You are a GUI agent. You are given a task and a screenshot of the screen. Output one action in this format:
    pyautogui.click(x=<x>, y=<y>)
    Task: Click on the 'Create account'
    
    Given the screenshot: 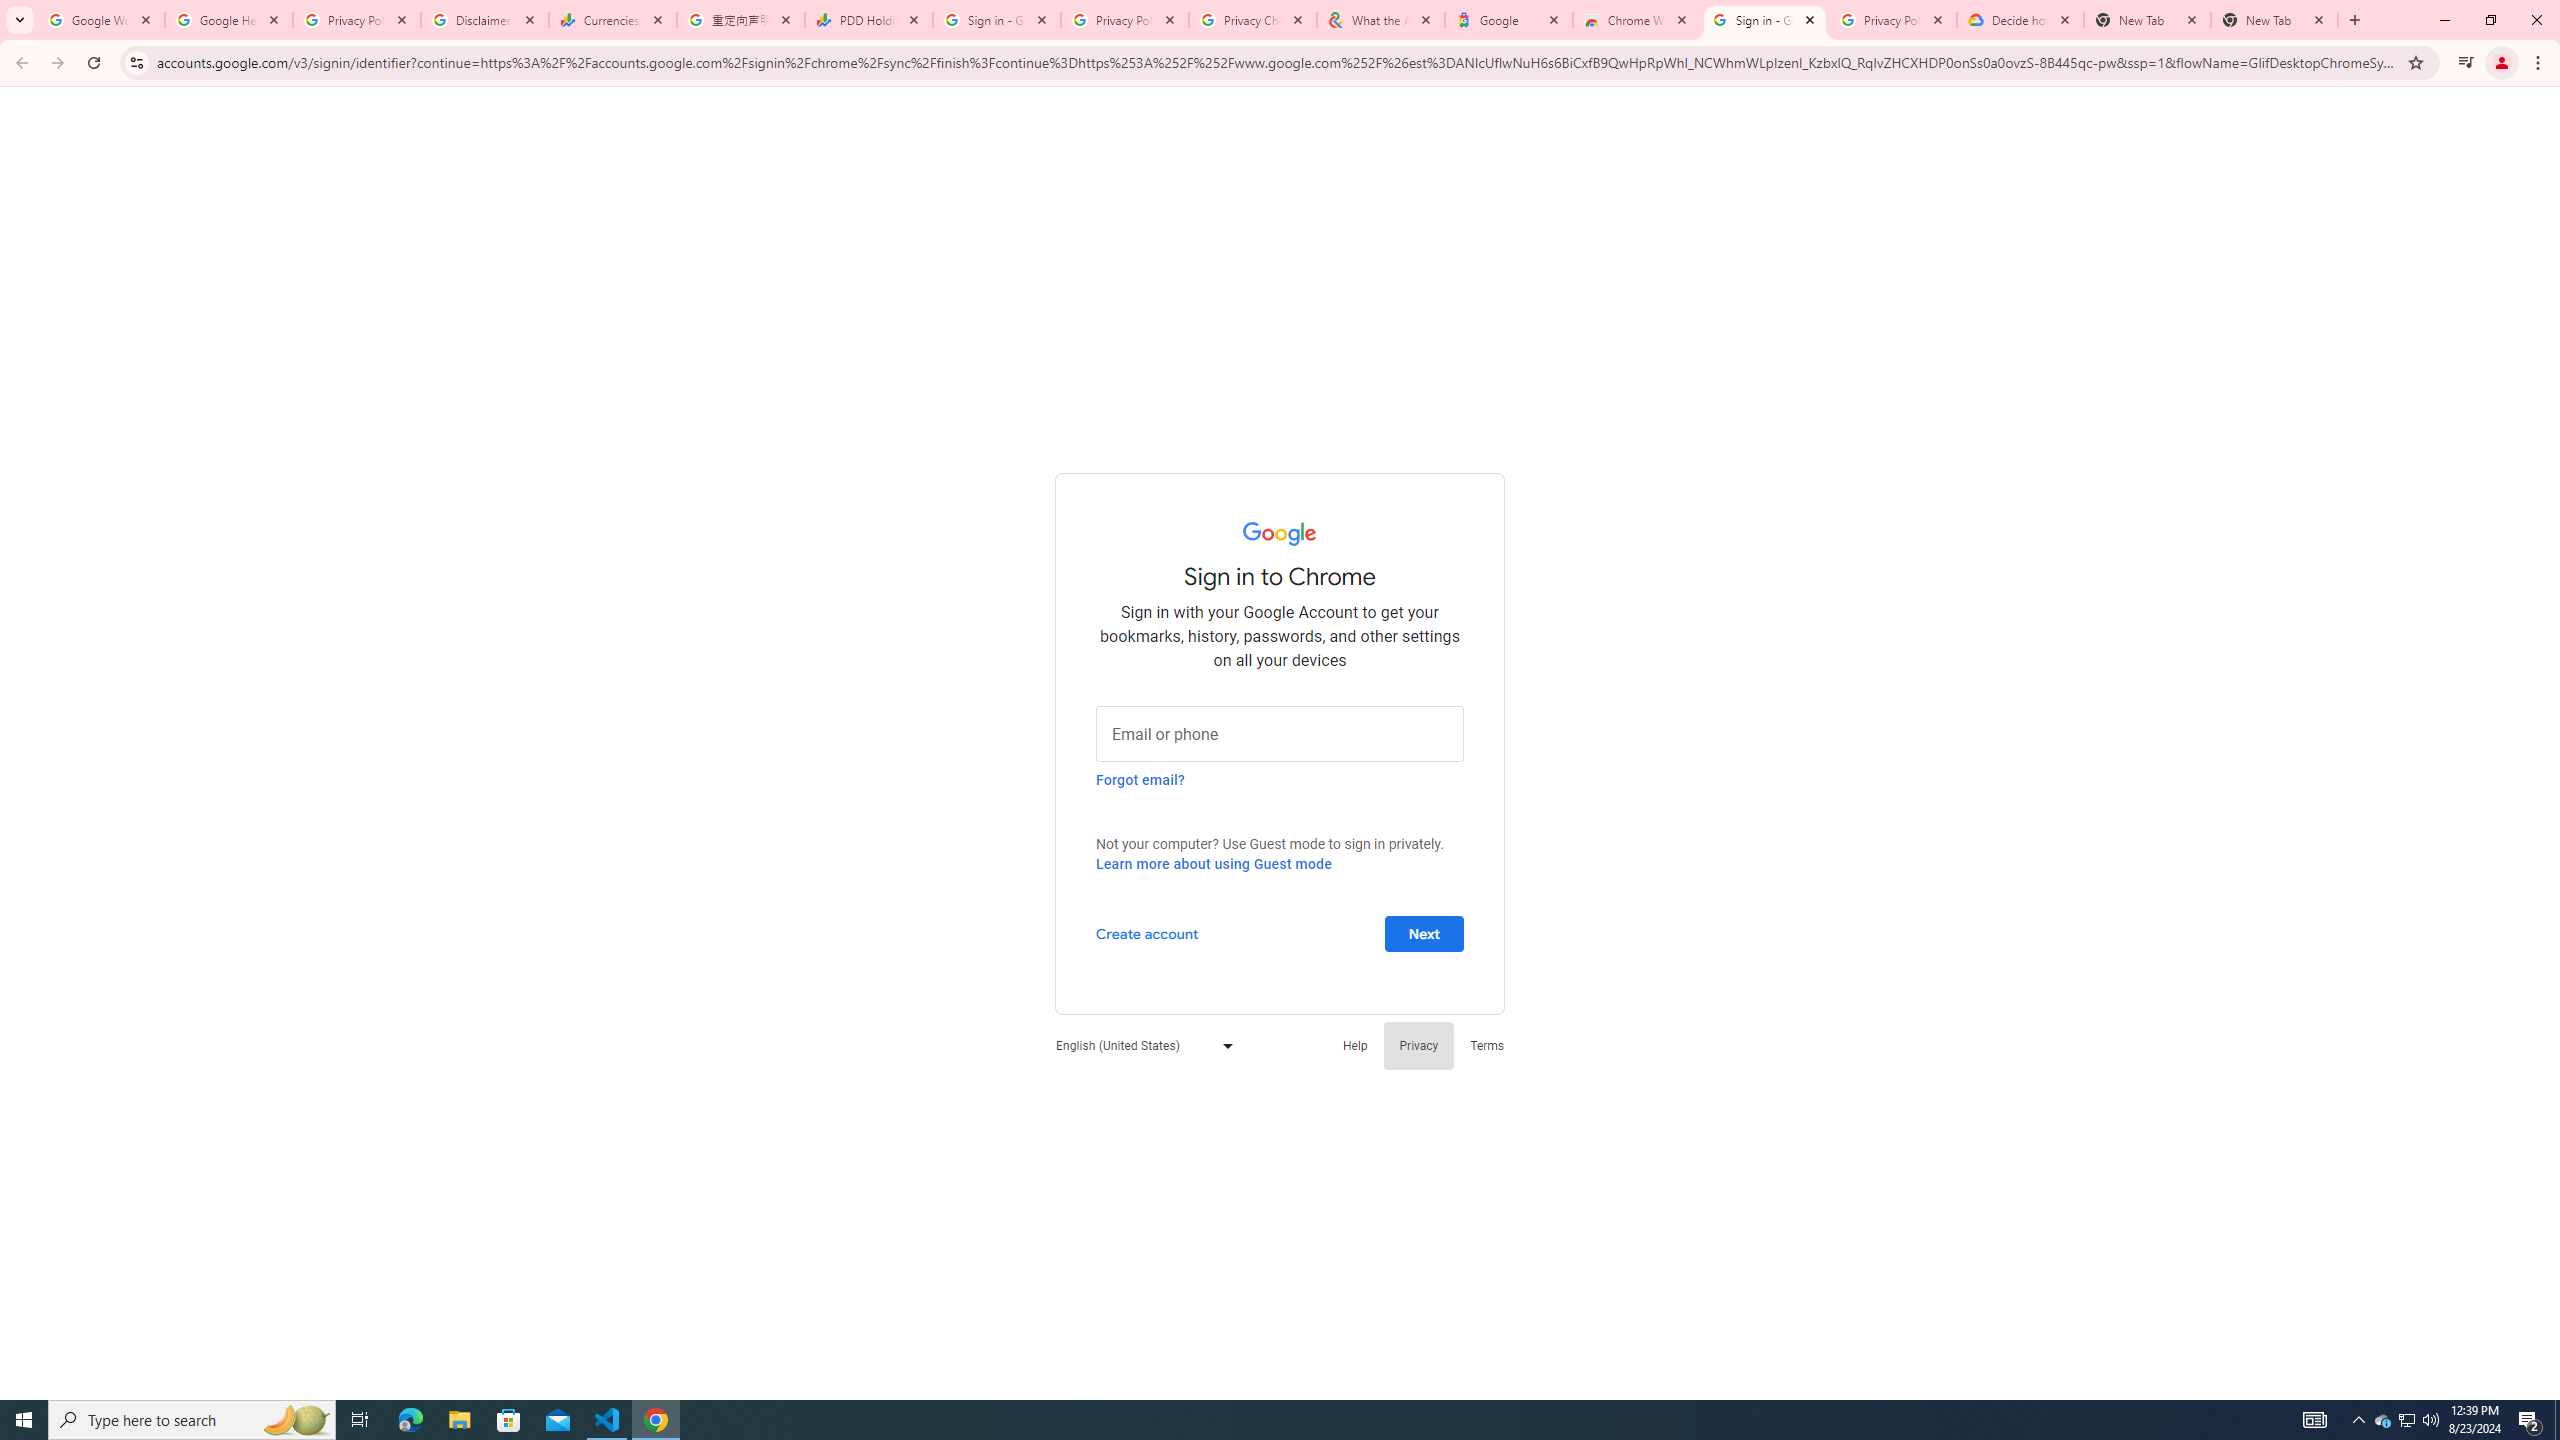 What is the action you would take?
    pyautogui.click(x=1145, y=932)
    